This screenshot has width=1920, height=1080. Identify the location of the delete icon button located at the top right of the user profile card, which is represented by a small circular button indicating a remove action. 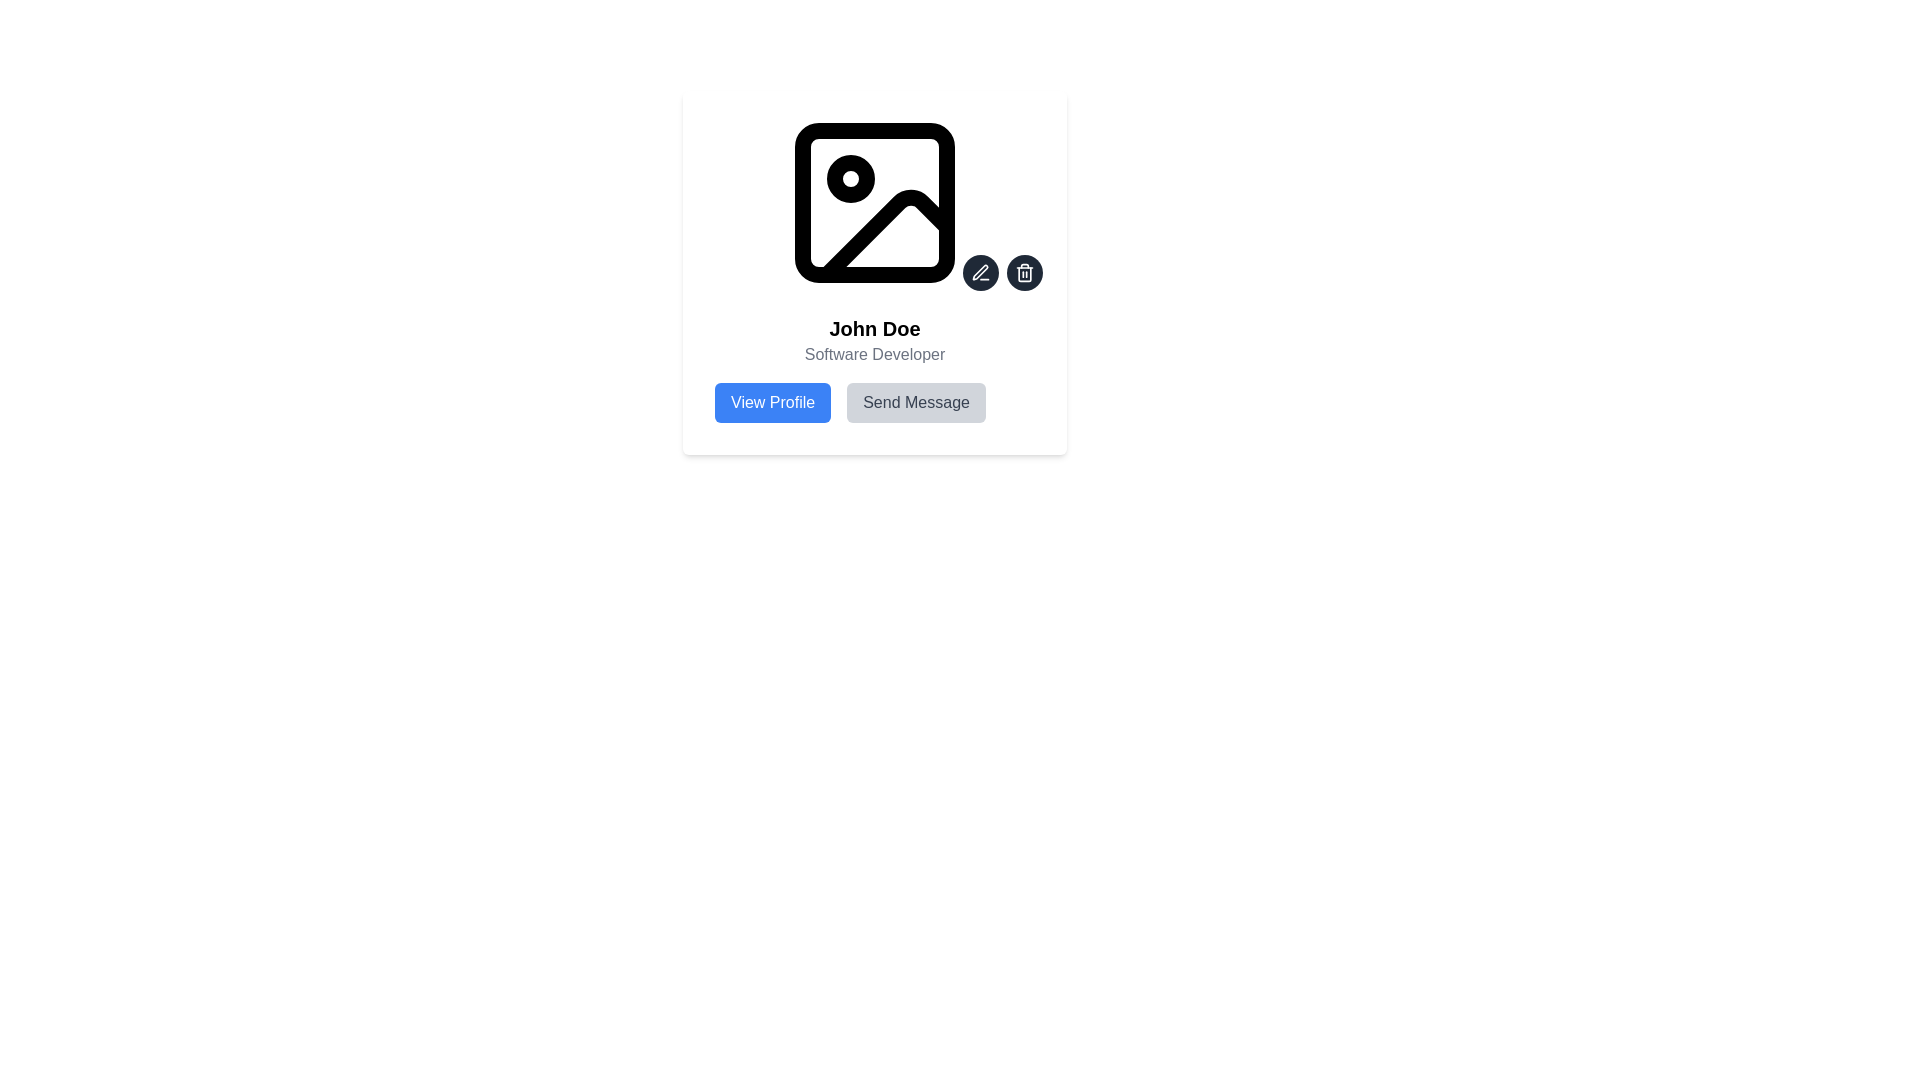
(1025, 273).